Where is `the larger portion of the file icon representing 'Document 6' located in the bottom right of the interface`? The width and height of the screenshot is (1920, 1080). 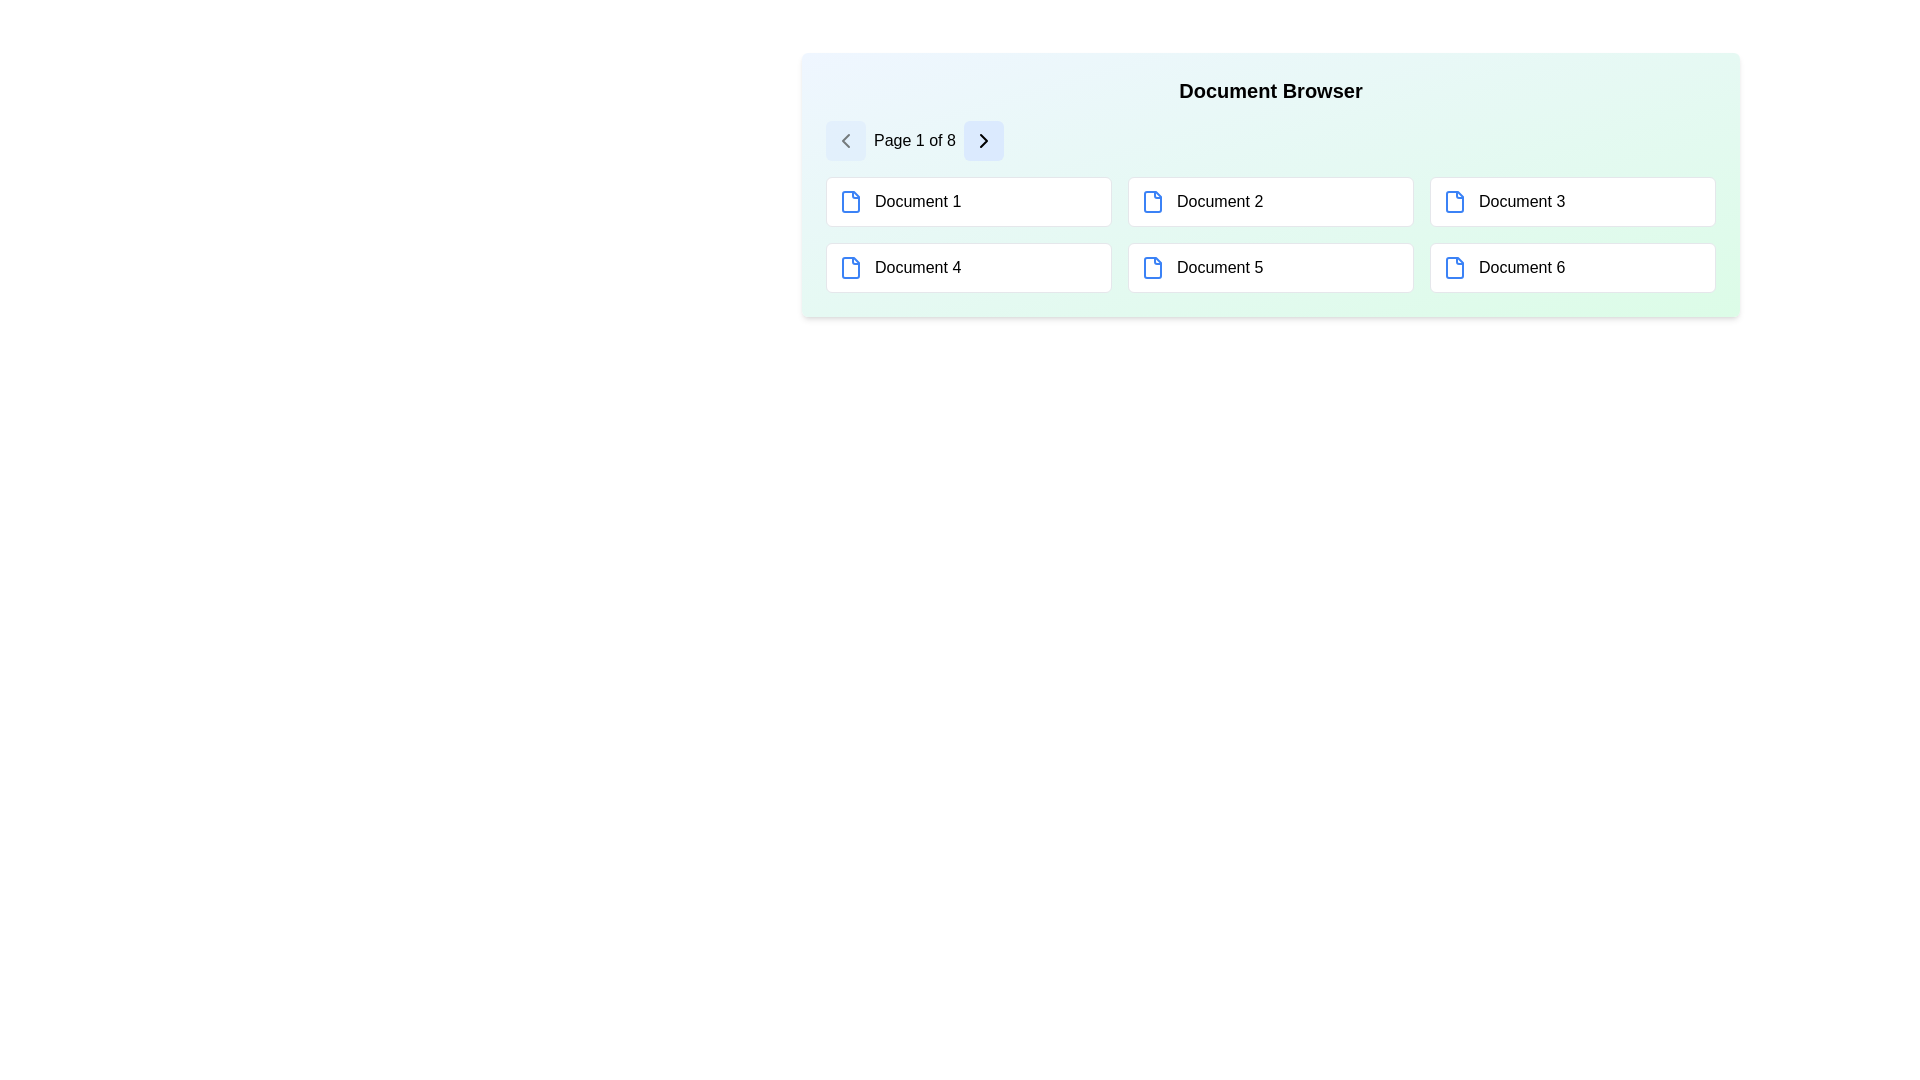 the larger portion of the file icon representing 'Document 6' located in the bottom right of the interface is located at coordinates (1454, 266).